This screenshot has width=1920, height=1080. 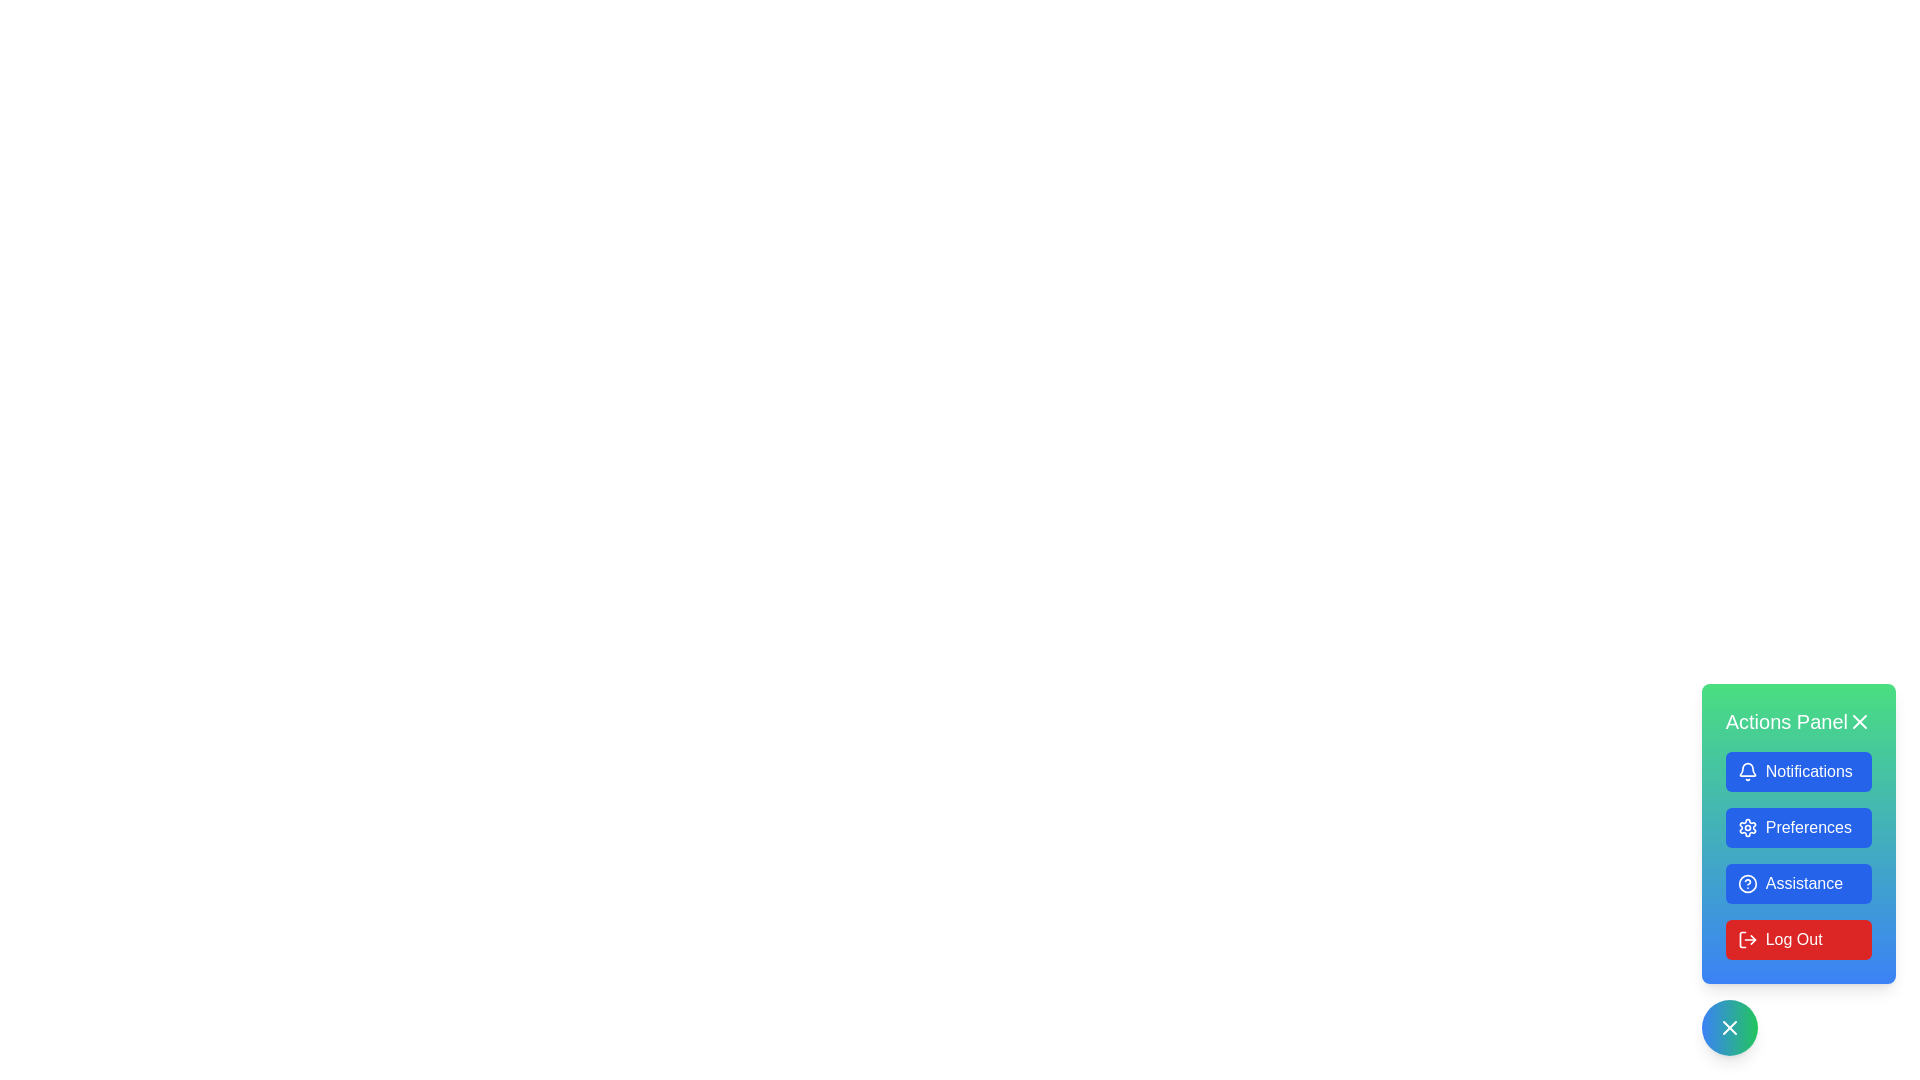 I want to click on the close icon within the green 'Actions Panel' header, so click(x=1728, y=1028).